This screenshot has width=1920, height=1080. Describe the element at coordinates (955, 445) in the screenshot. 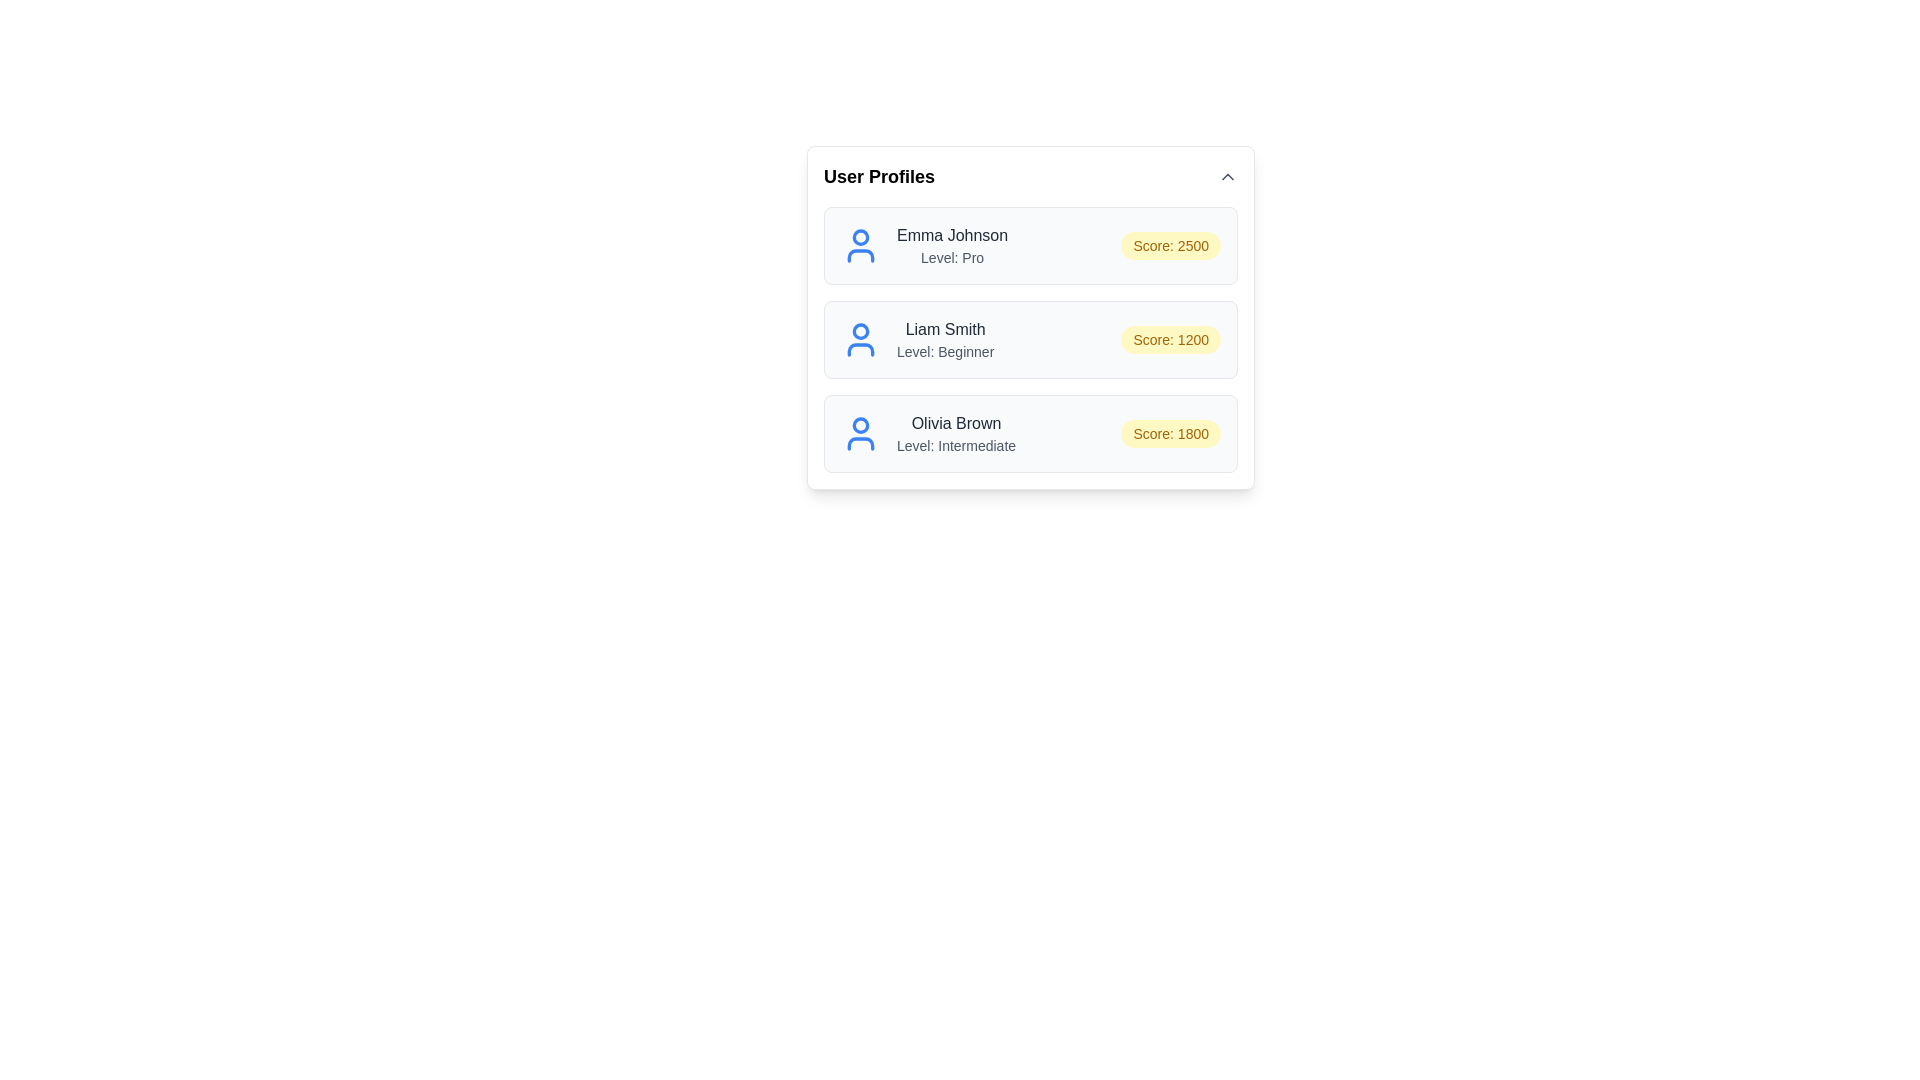

I see `the static text label displaying 'Level: Intermediate' in the 'User Profiles' panel for 'Olivia Brown'` at that location.